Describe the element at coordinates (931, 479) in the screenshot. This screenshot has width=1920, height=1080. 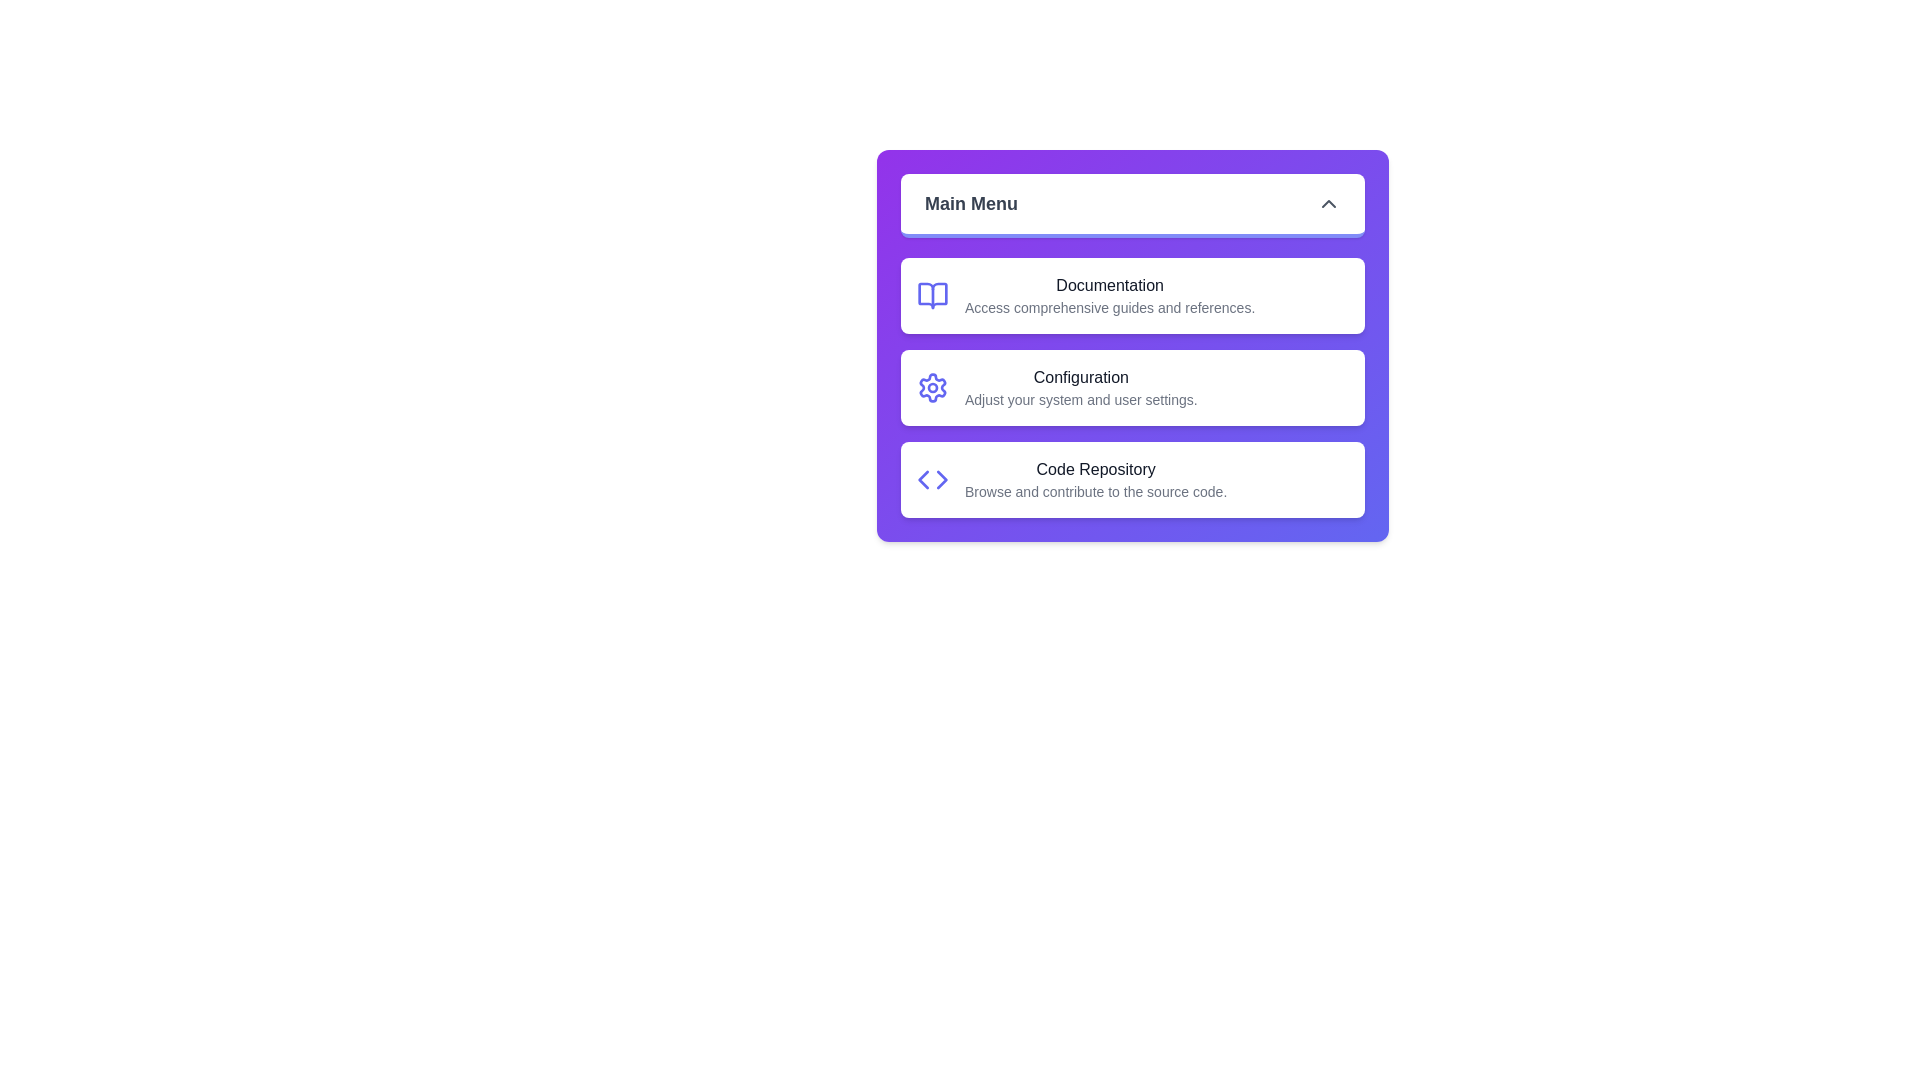
I see `the Code Repository icon to interact with it` at that location.